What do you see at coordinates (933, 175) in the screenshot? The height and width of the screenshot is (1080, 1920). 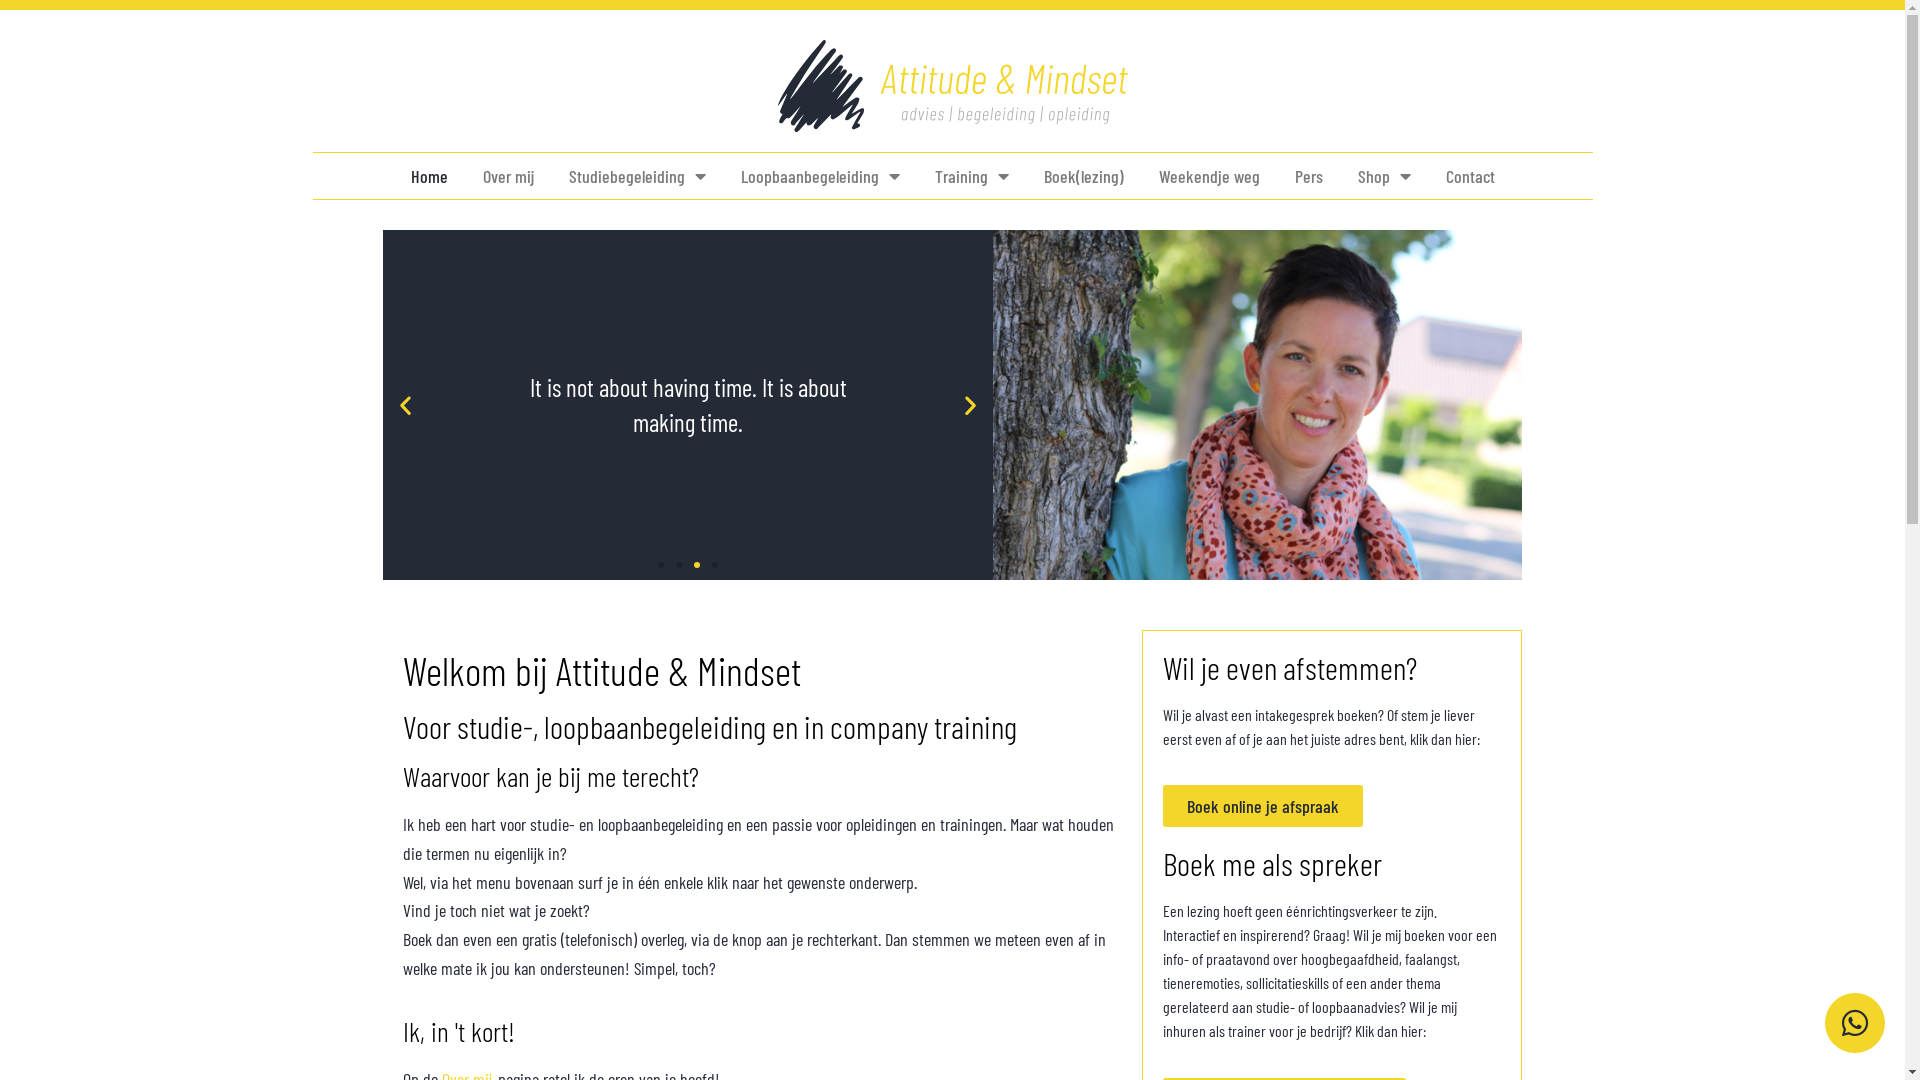 I see `'Training'` at bounding box center [933, 175].